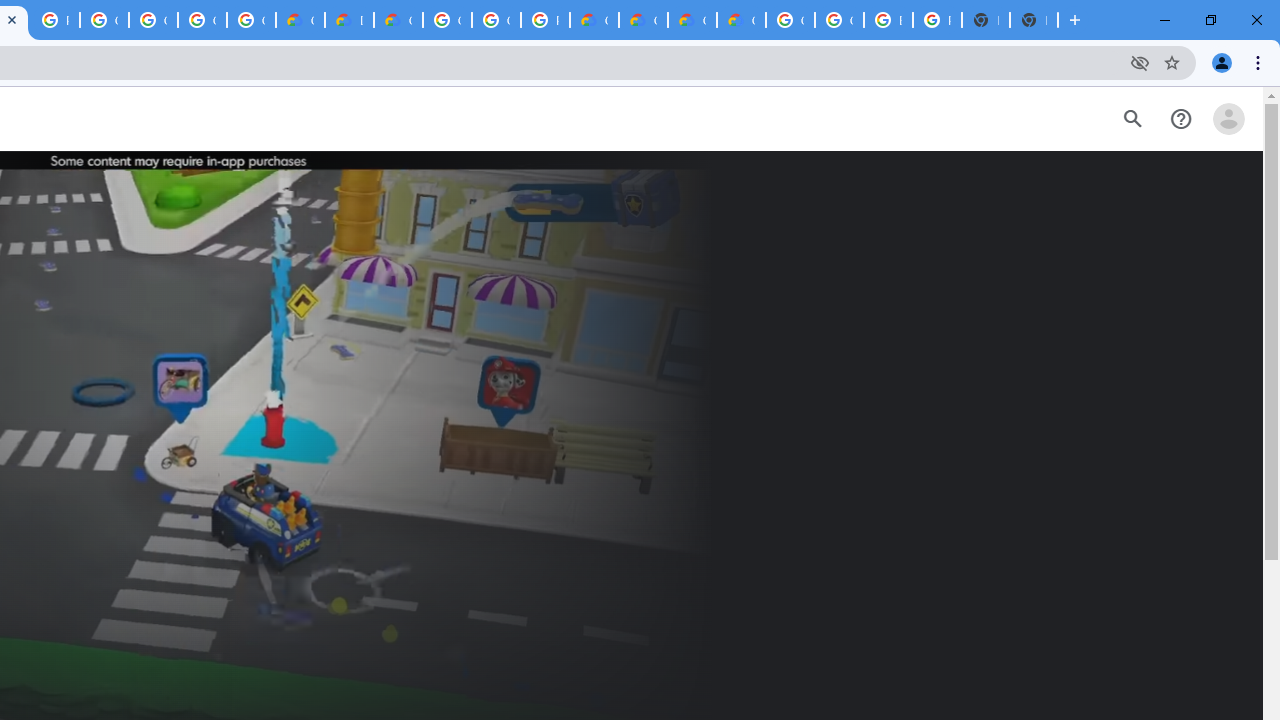 Image resolution: width=1280 pixels, height=720 pixels. Describe the element at coordinates (496, 20) in the screenshot. I see `'Google Cloud Platform'` at that location.